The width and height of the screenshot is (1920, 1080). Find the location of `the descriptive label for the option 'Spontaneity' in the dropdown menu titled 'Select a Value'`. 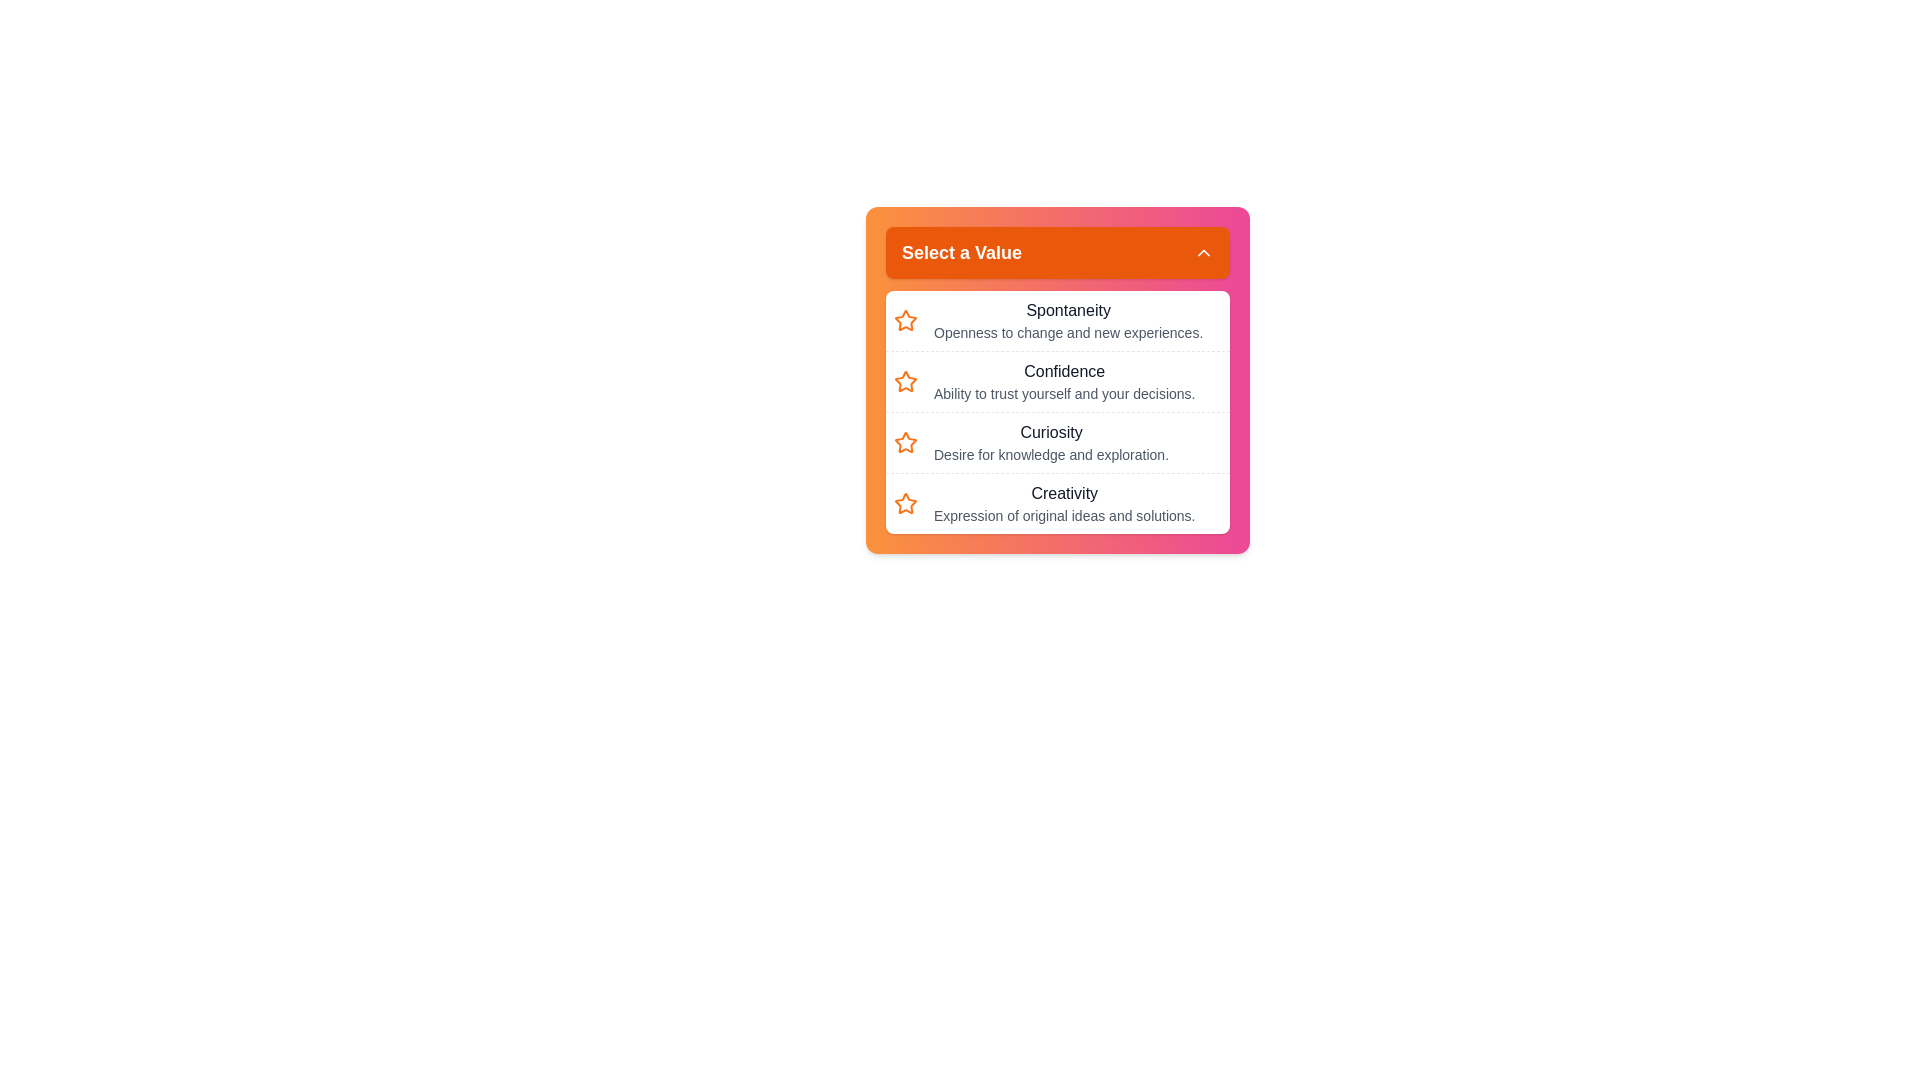

the descriptive label for the option 'Spontaneity' in the dropdown menu titled 'Select a Value' is located at coordinates (1067, 311).